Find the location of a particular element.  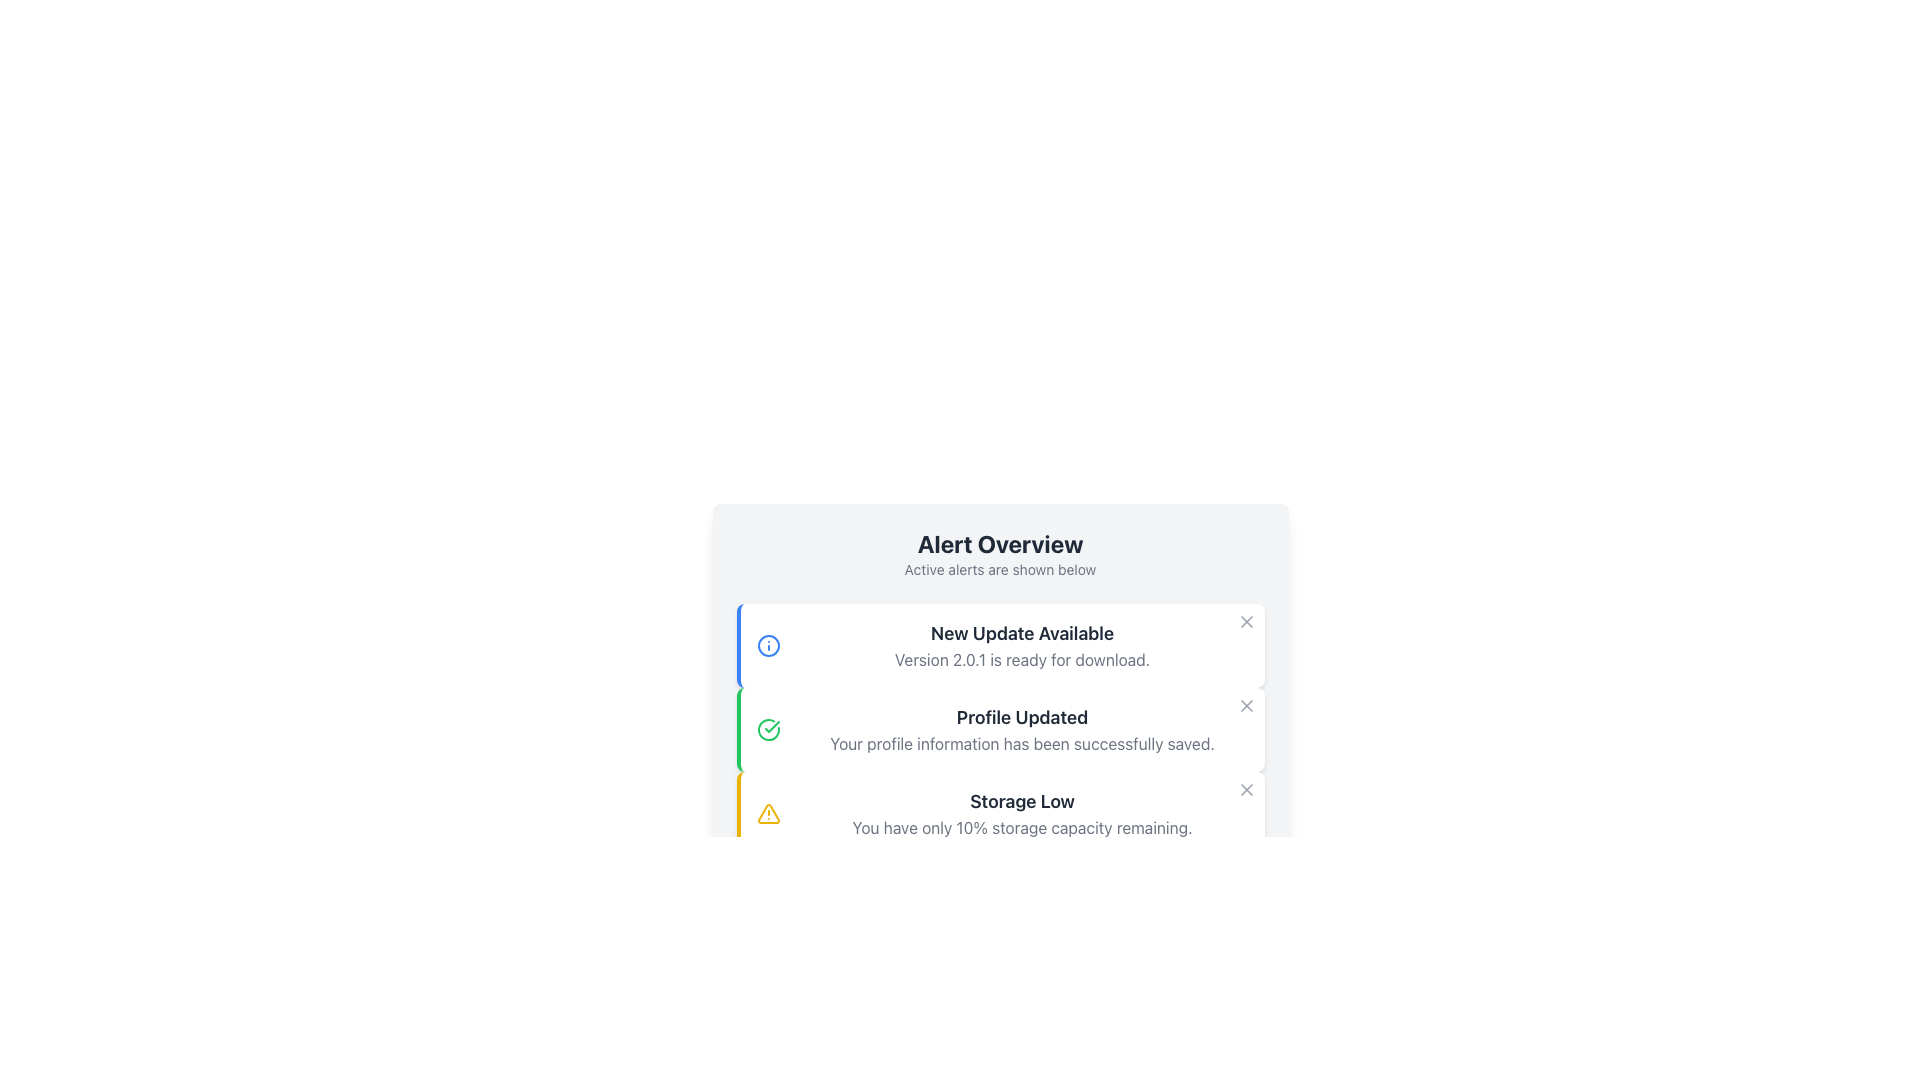

static text header displaying 'New Update Available' in bold, large-sized font located at the top of the notification card is located at coordinates (1022, 633).